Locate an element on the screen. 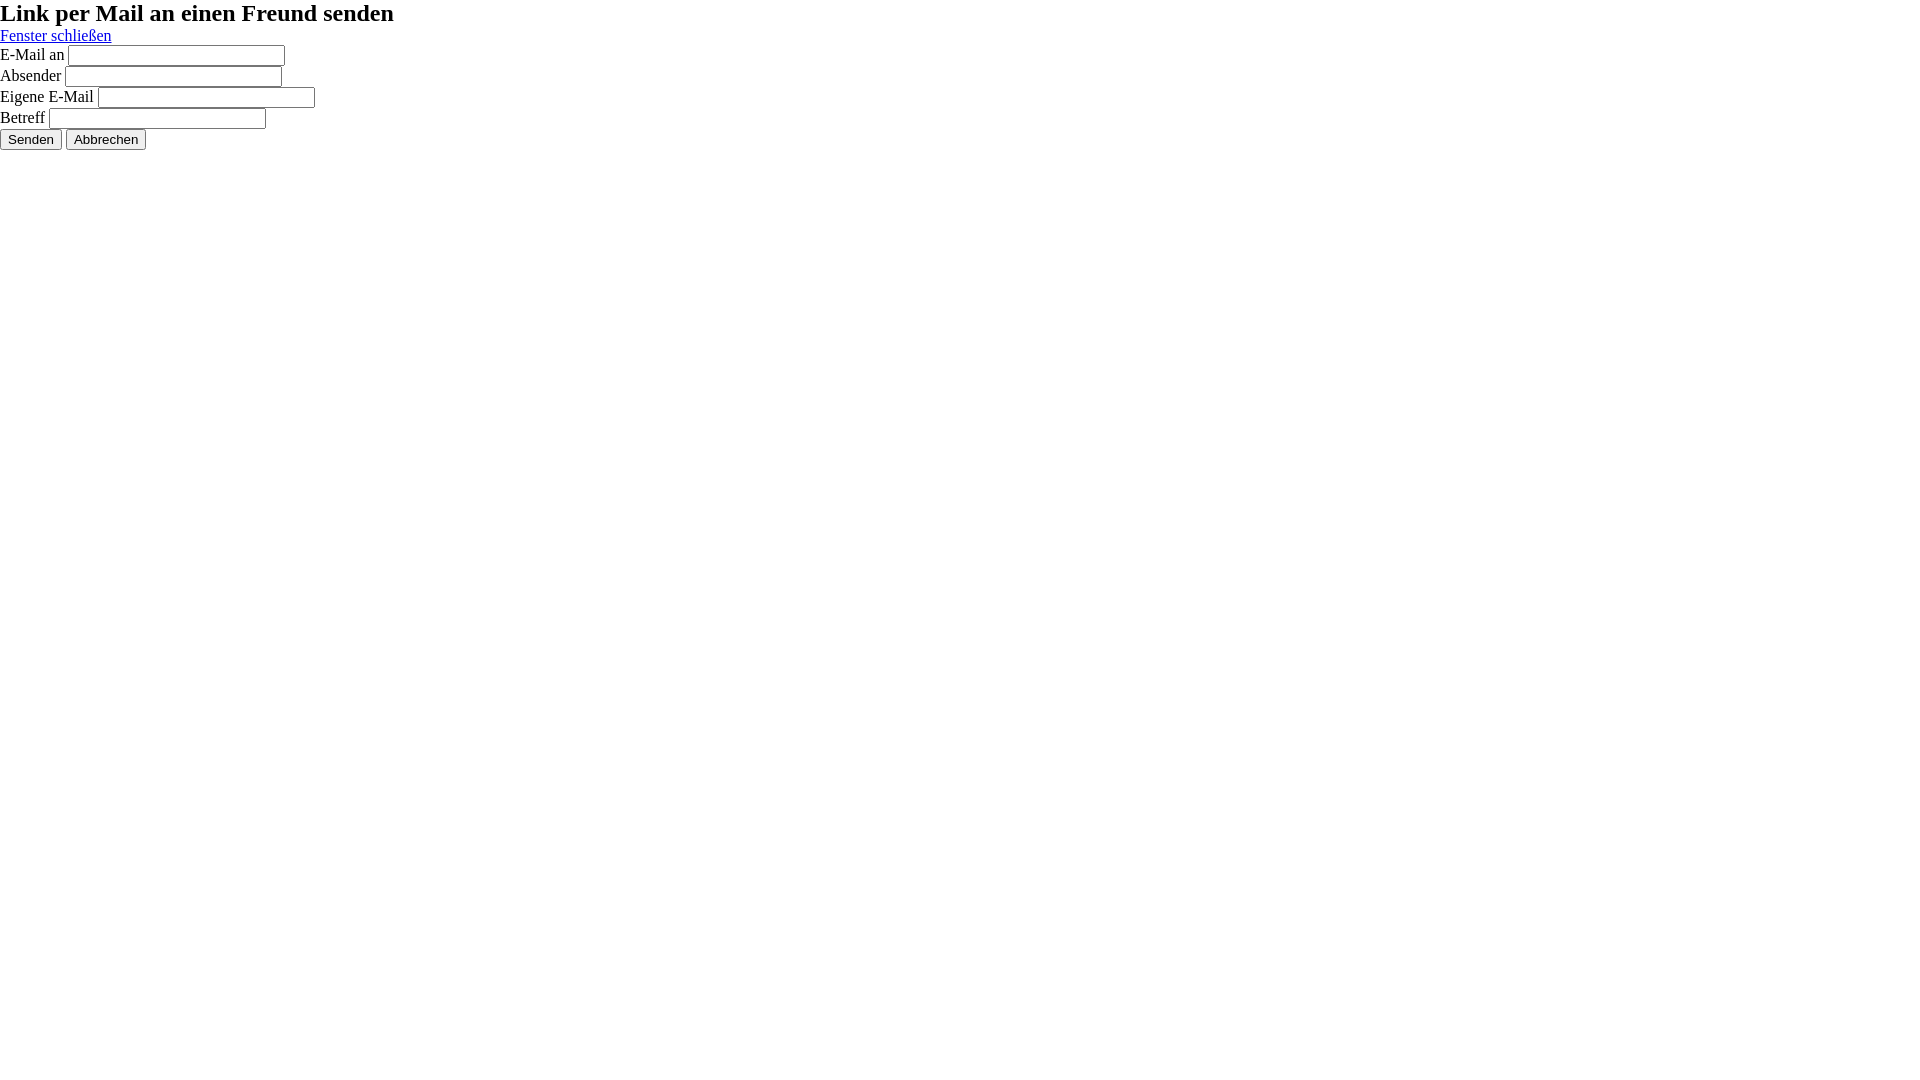  'Senden' is located at coordinates (30, 138).